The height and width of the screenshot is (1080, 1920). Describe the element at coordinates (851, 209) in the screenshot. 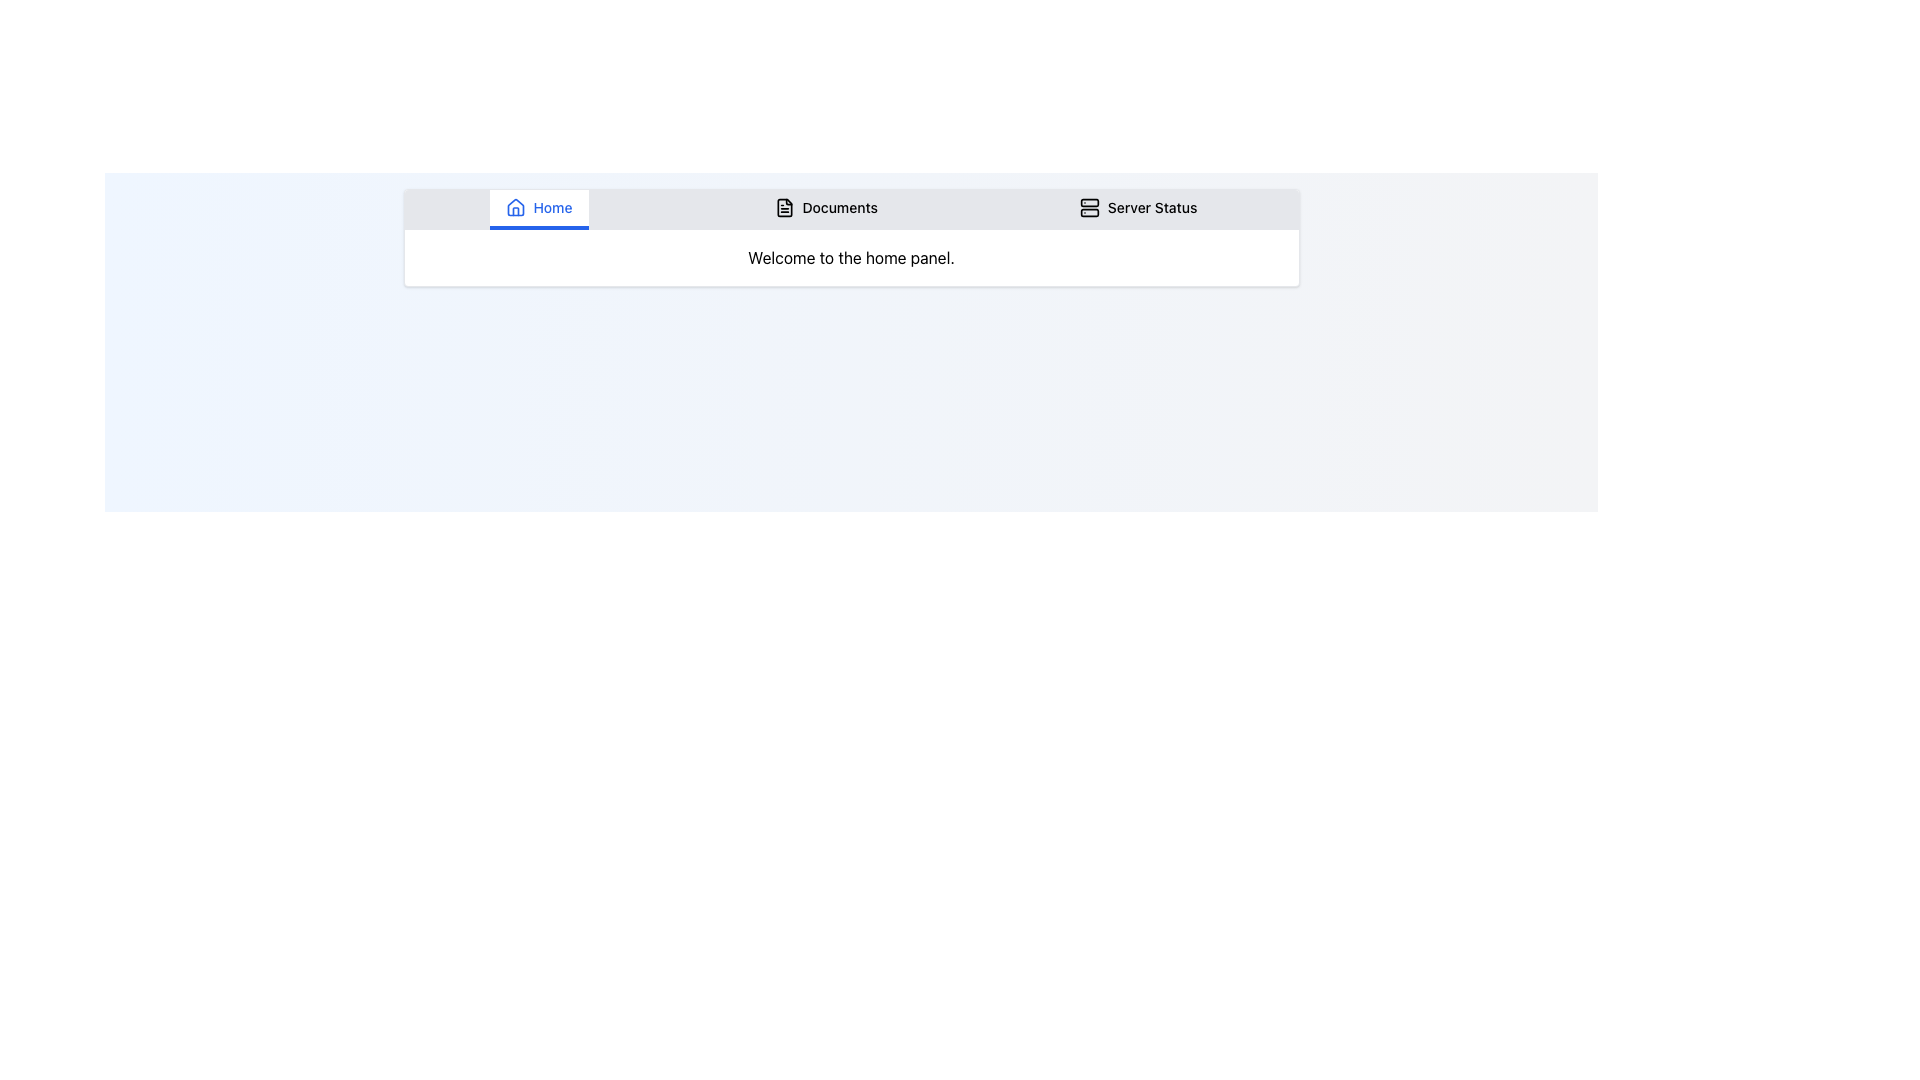

I see `the Tab Navigation Bar element, which features a gray background with rounded corners and contains the 'Home', 'Documents', and 'Server Status' tabs` at that location.